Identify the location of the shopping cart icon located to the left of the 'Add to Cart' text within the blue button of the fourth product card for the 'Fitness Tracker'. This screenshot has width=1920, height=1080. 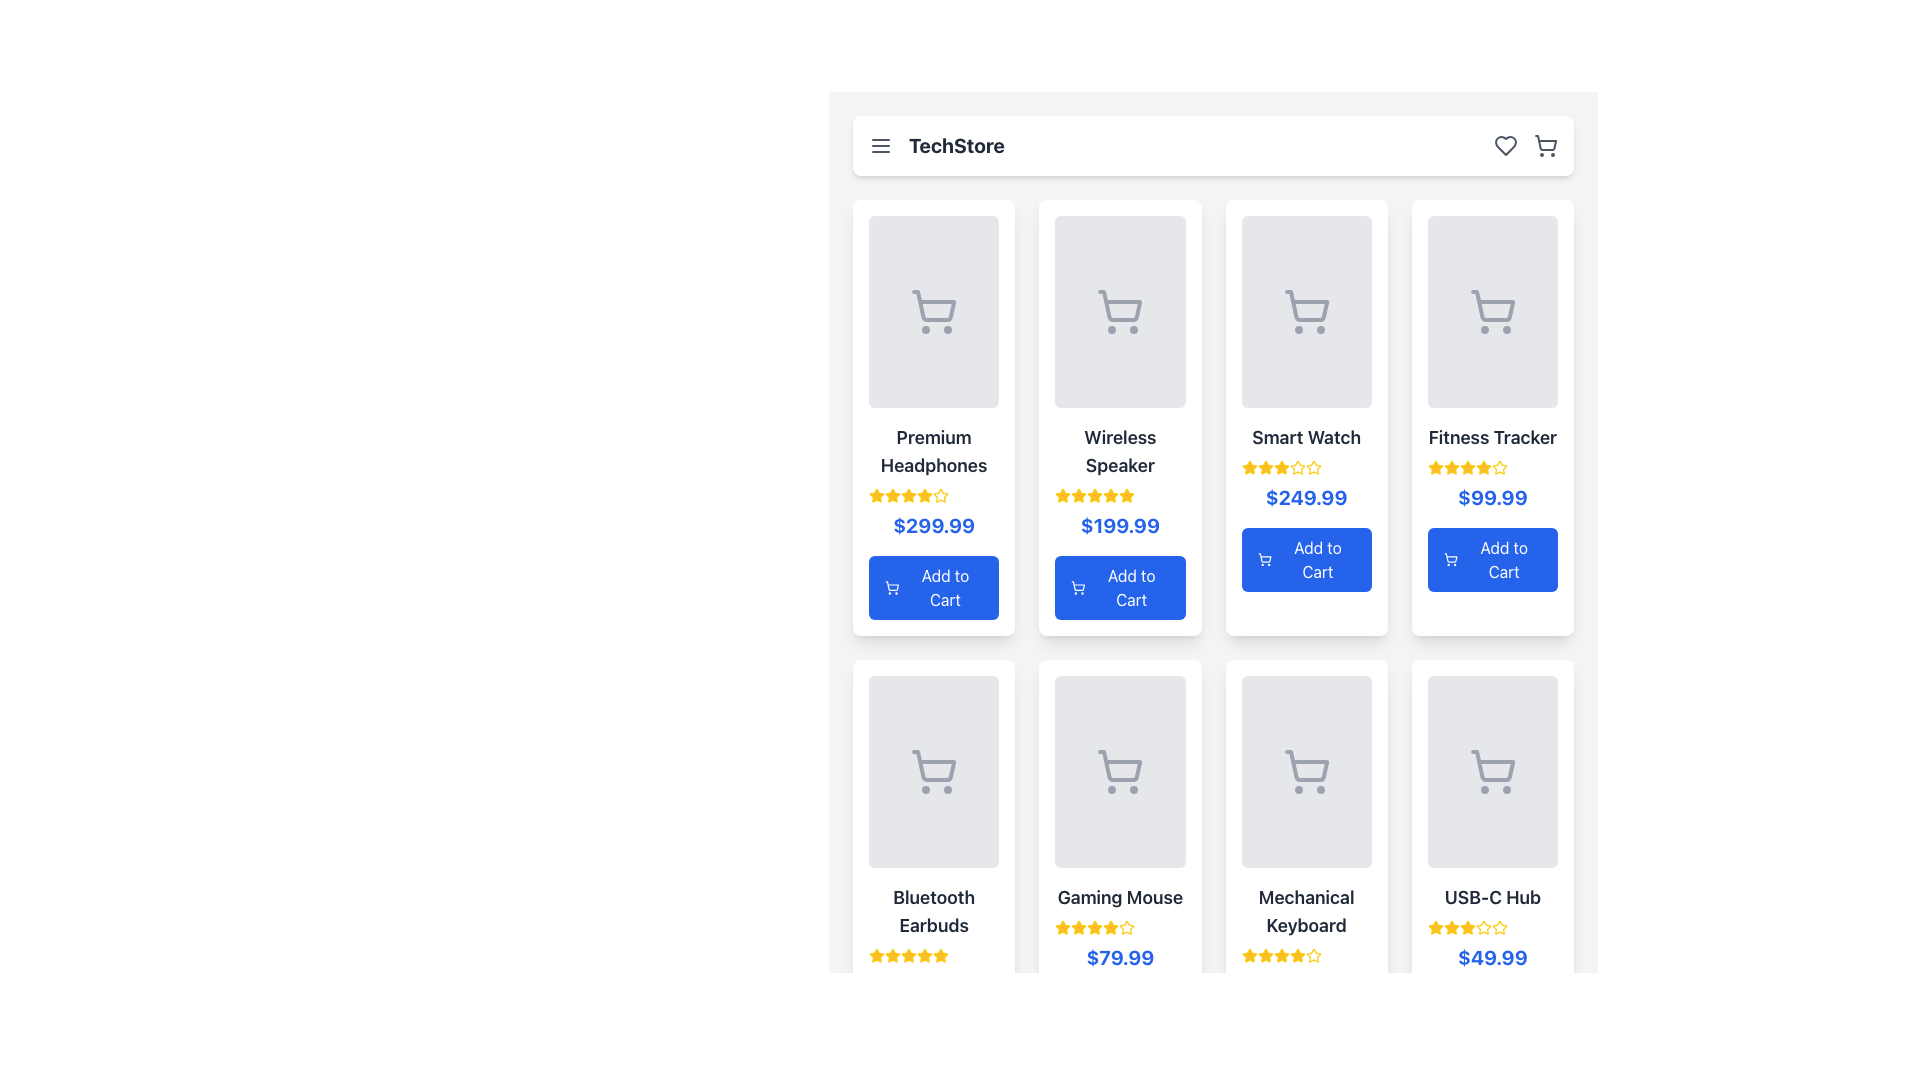
(1451, 559).